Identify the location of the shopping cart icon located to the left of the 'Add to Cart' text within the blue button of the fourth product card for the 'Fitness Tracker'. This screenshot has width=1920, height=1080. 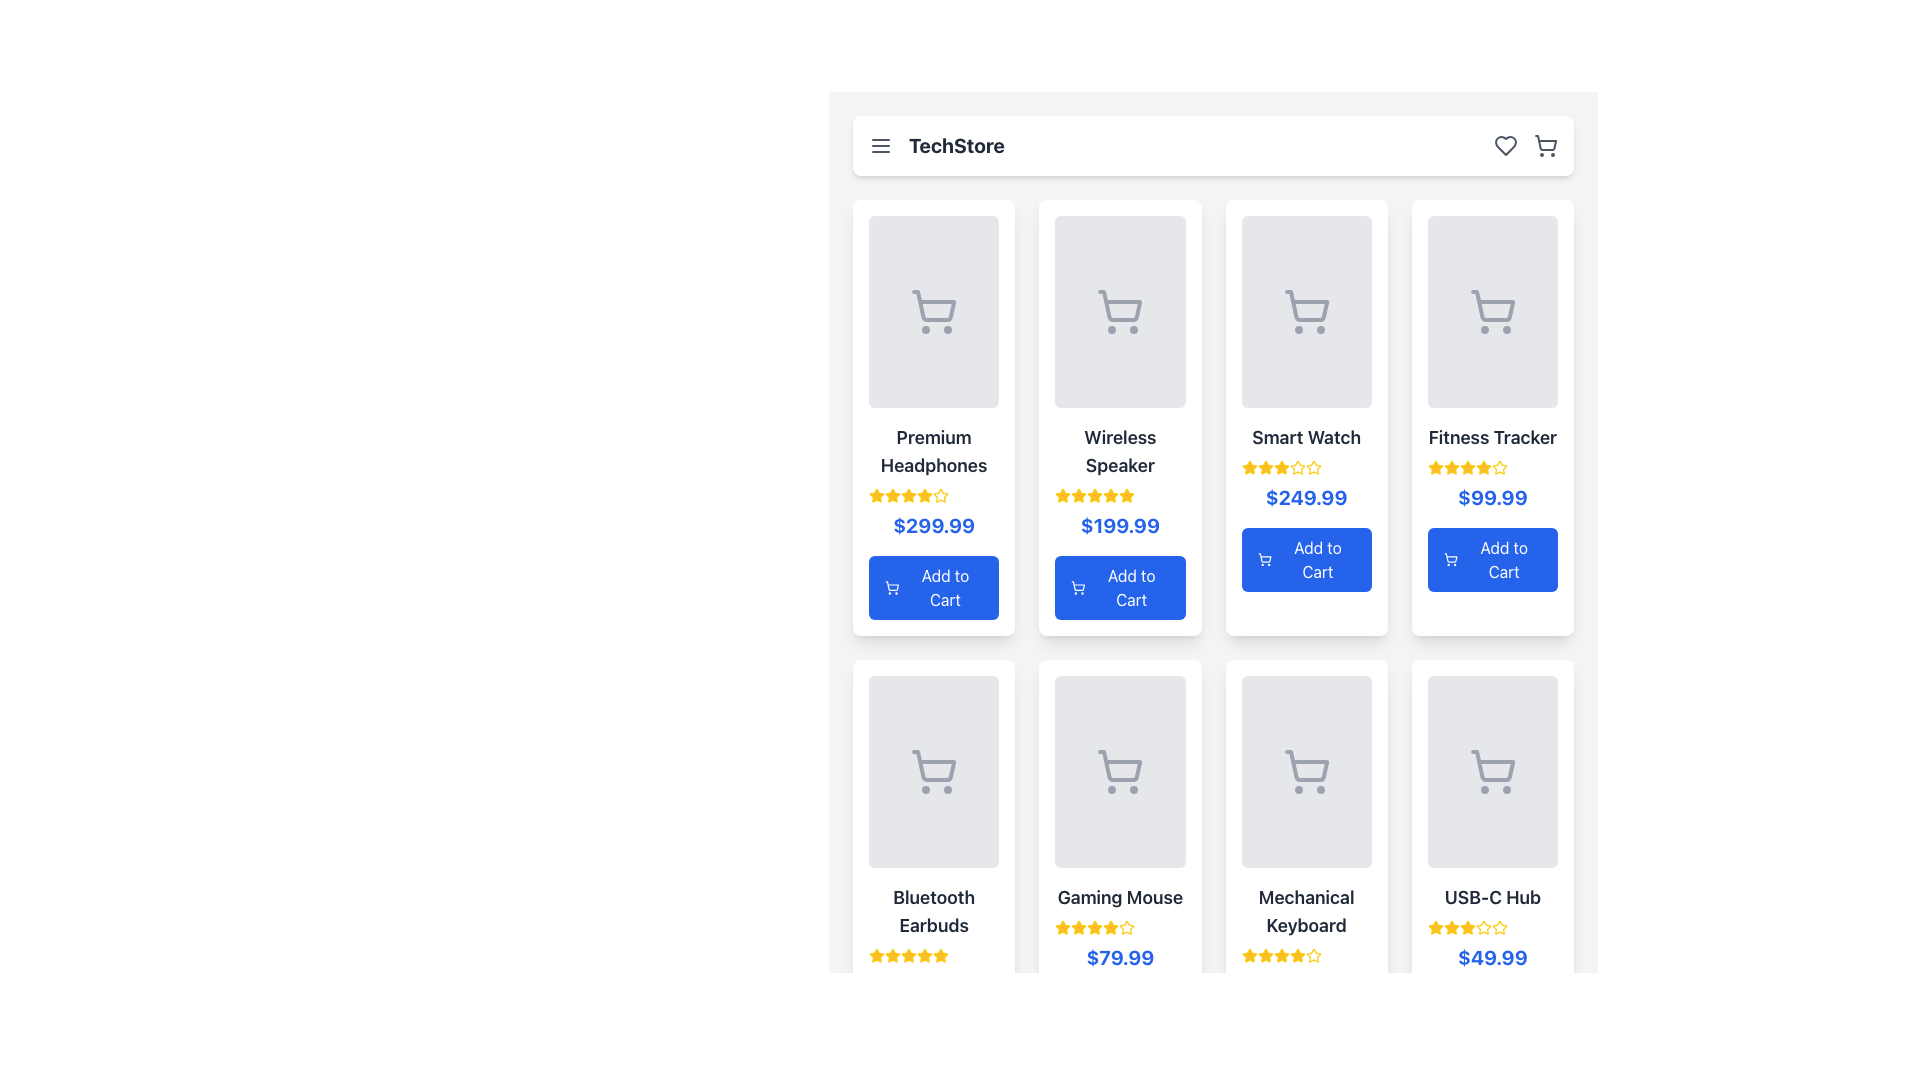
(1451, 559).